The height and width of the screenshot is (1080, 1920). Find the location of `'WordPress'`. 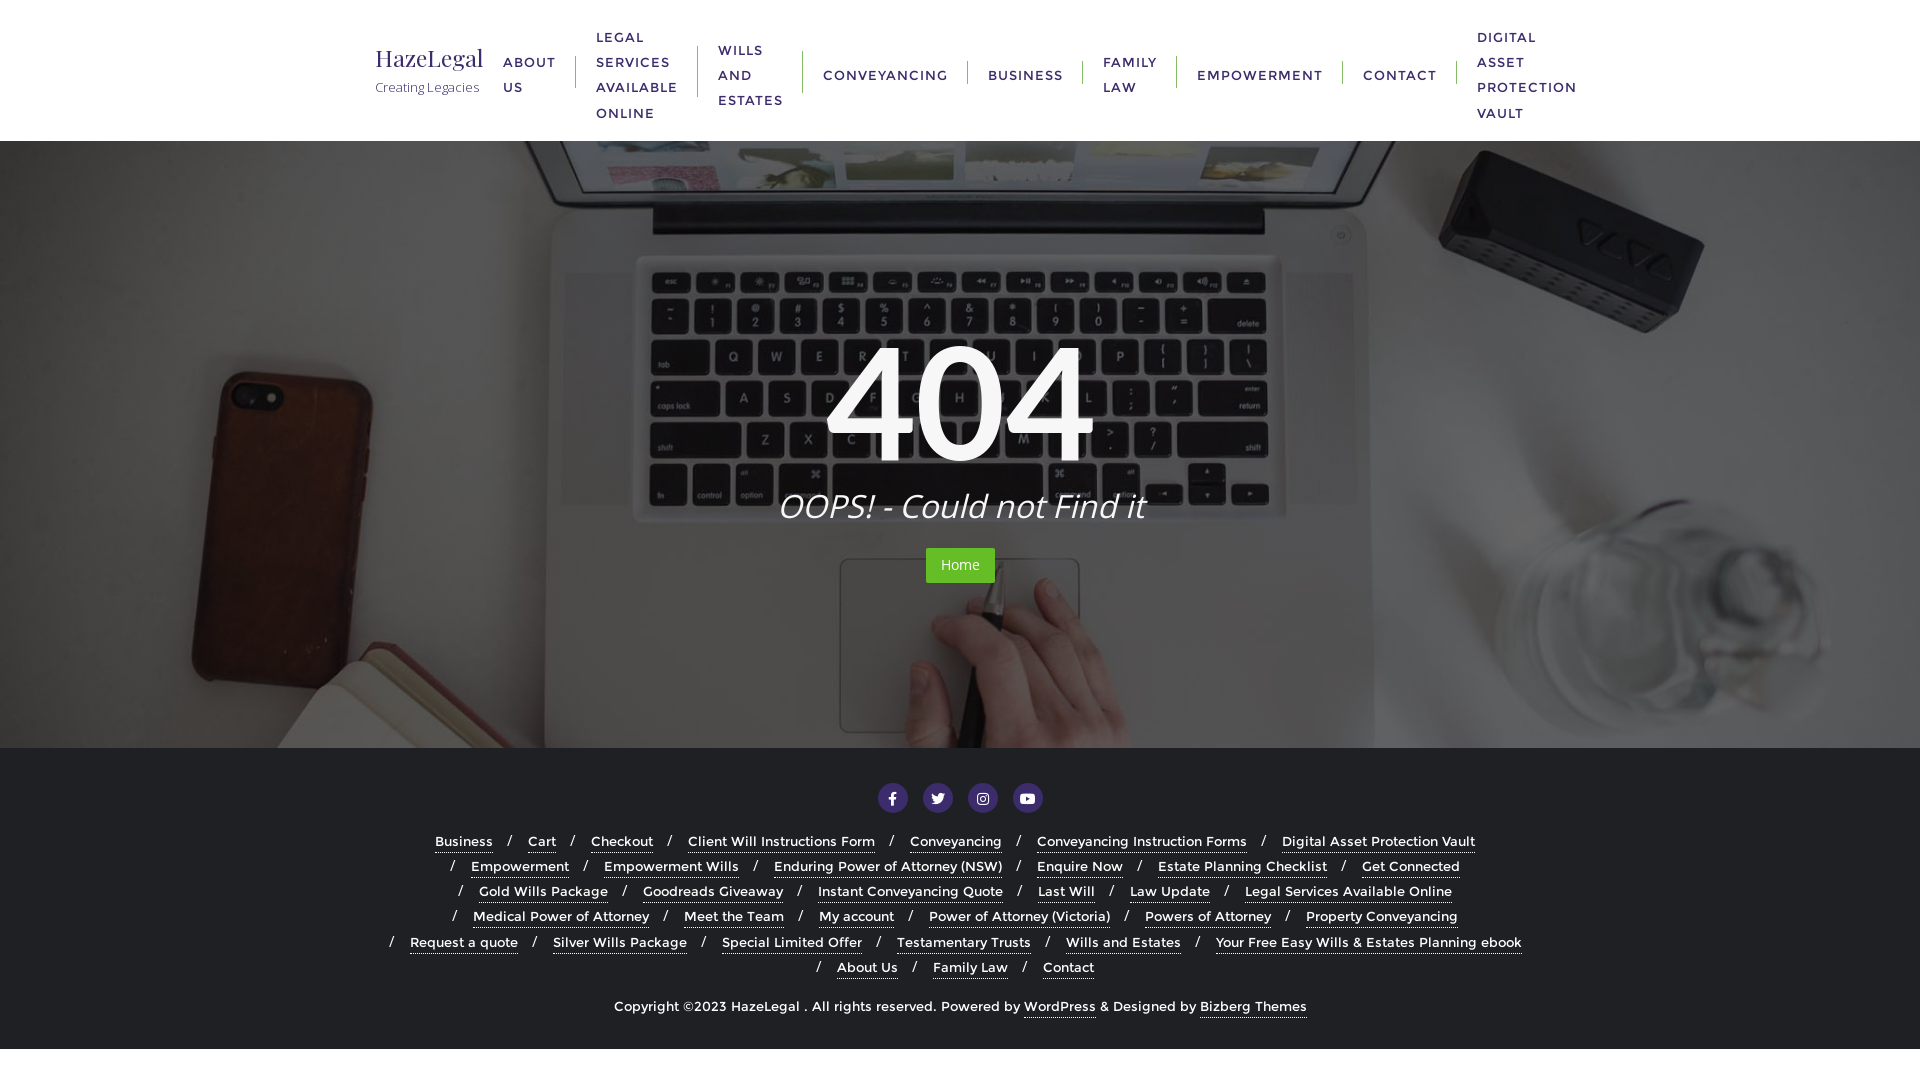

'WordPress' is located at coordinates (1059, 1006).